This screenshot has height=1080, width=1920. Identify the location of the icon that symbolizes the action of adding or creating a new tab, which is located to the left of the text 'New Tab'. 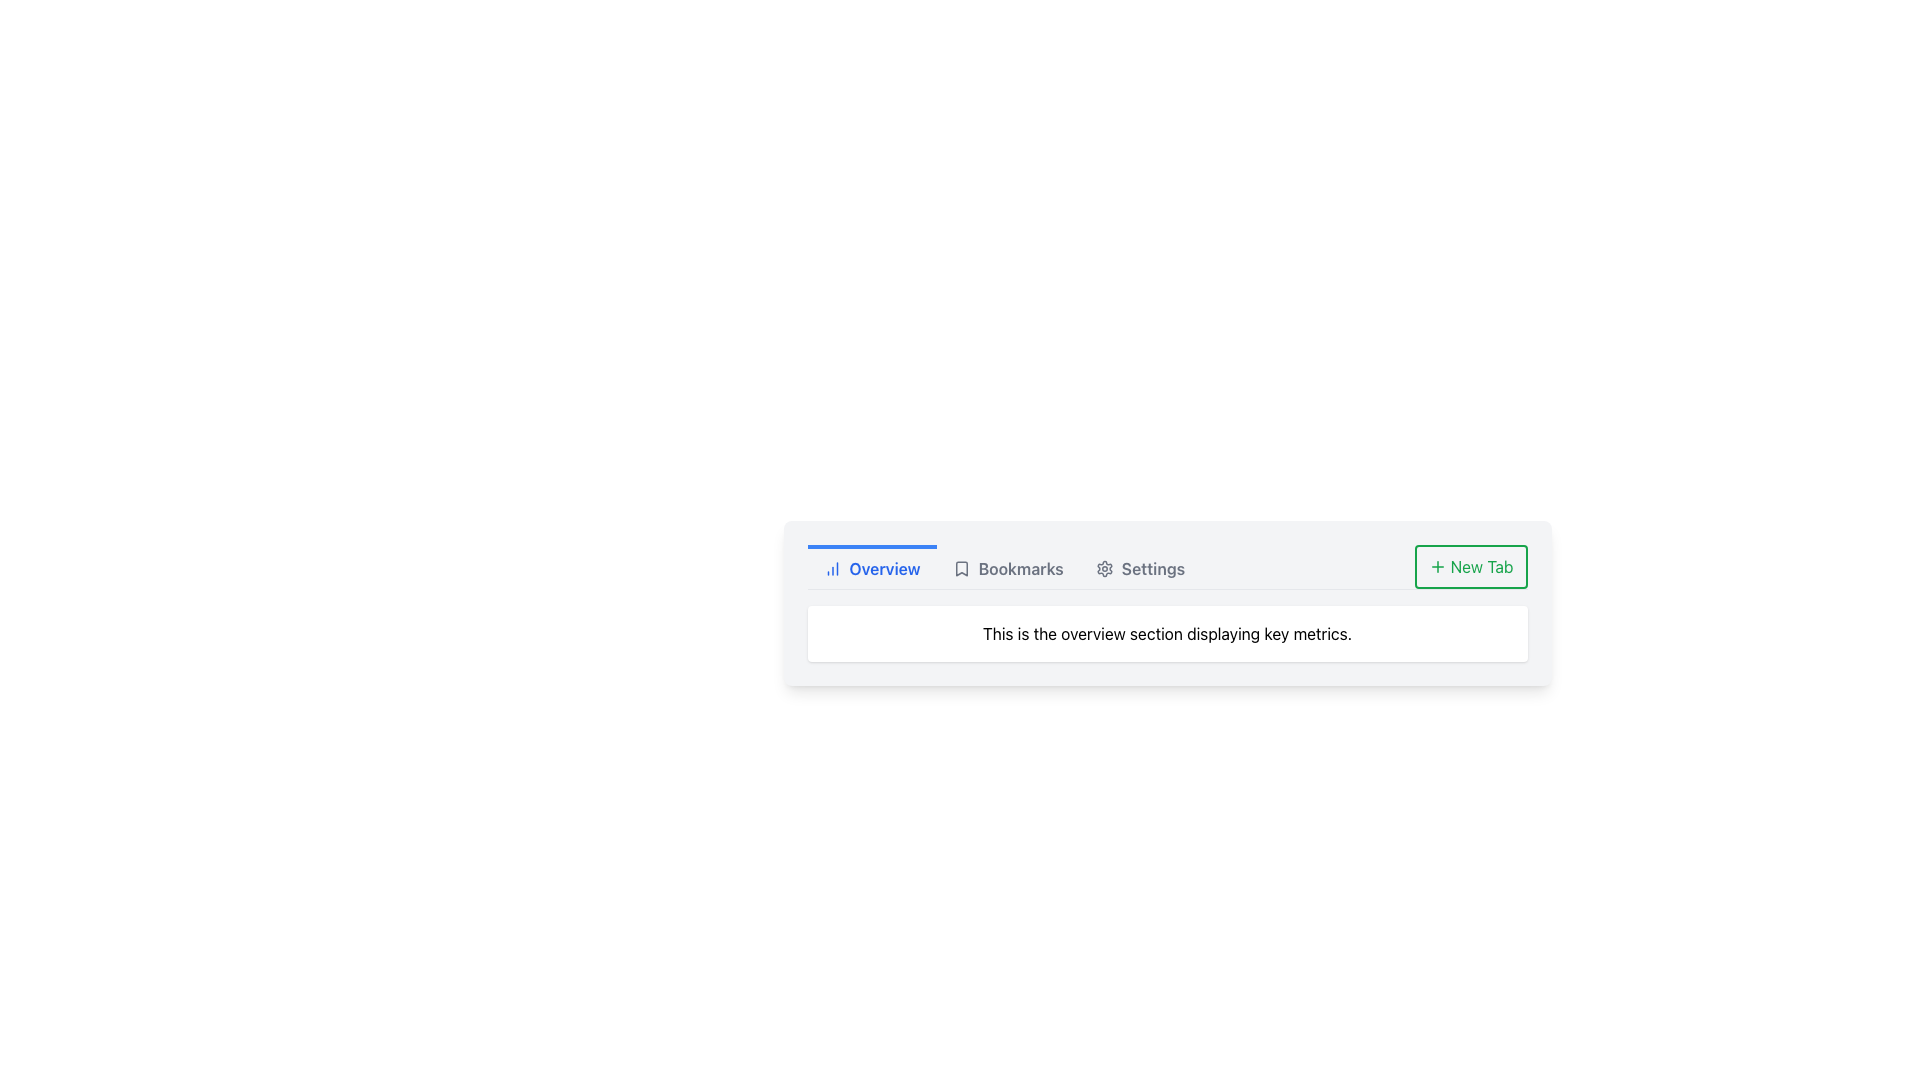
(1436, 567).